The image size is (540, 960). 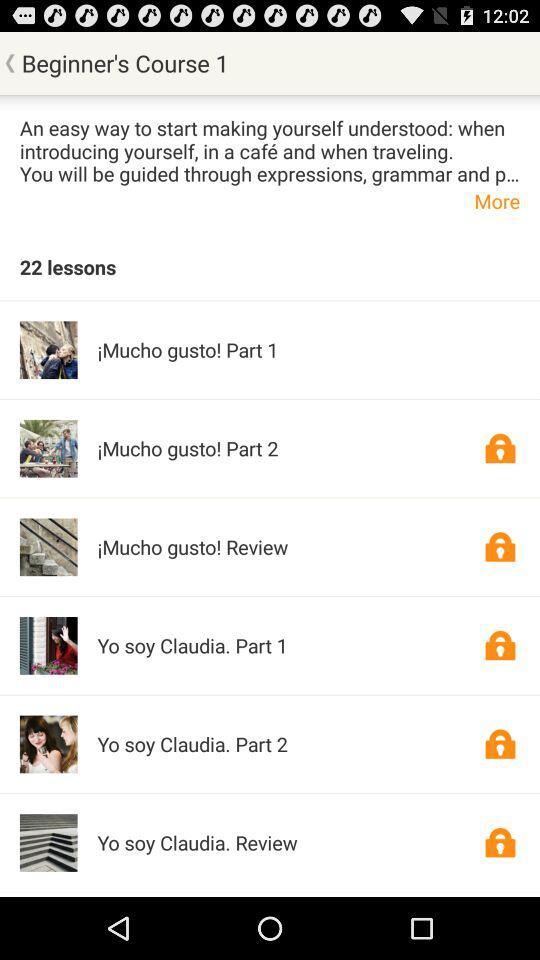 What do you see at coordinates (270, 149) in the screenshot?
I see `item above the more icon` at bounding box center [270, 149].